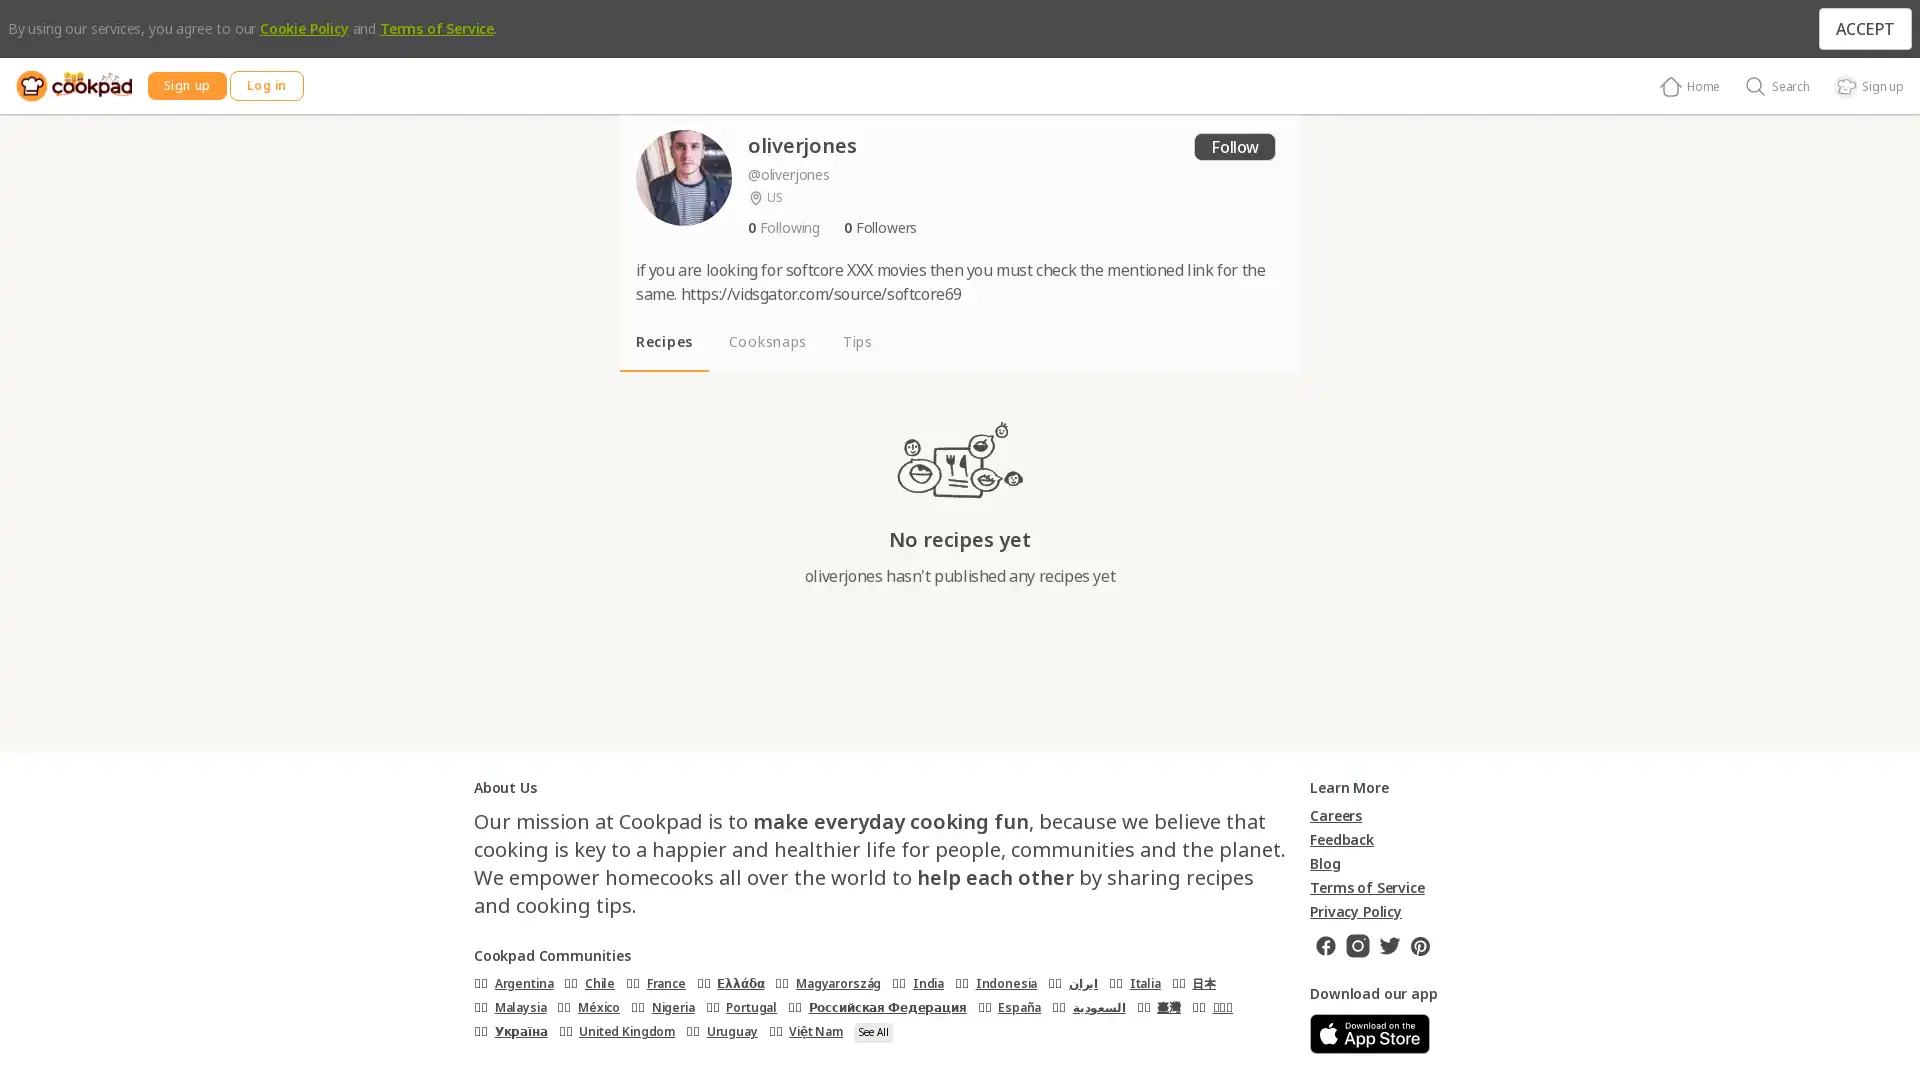 Image resolution: width=1920 pixels, height=1080 pixels. What do you see at coordinates (1233, 145) in the screenshot?
I see `Follow` at bounding box center [1233, 145].